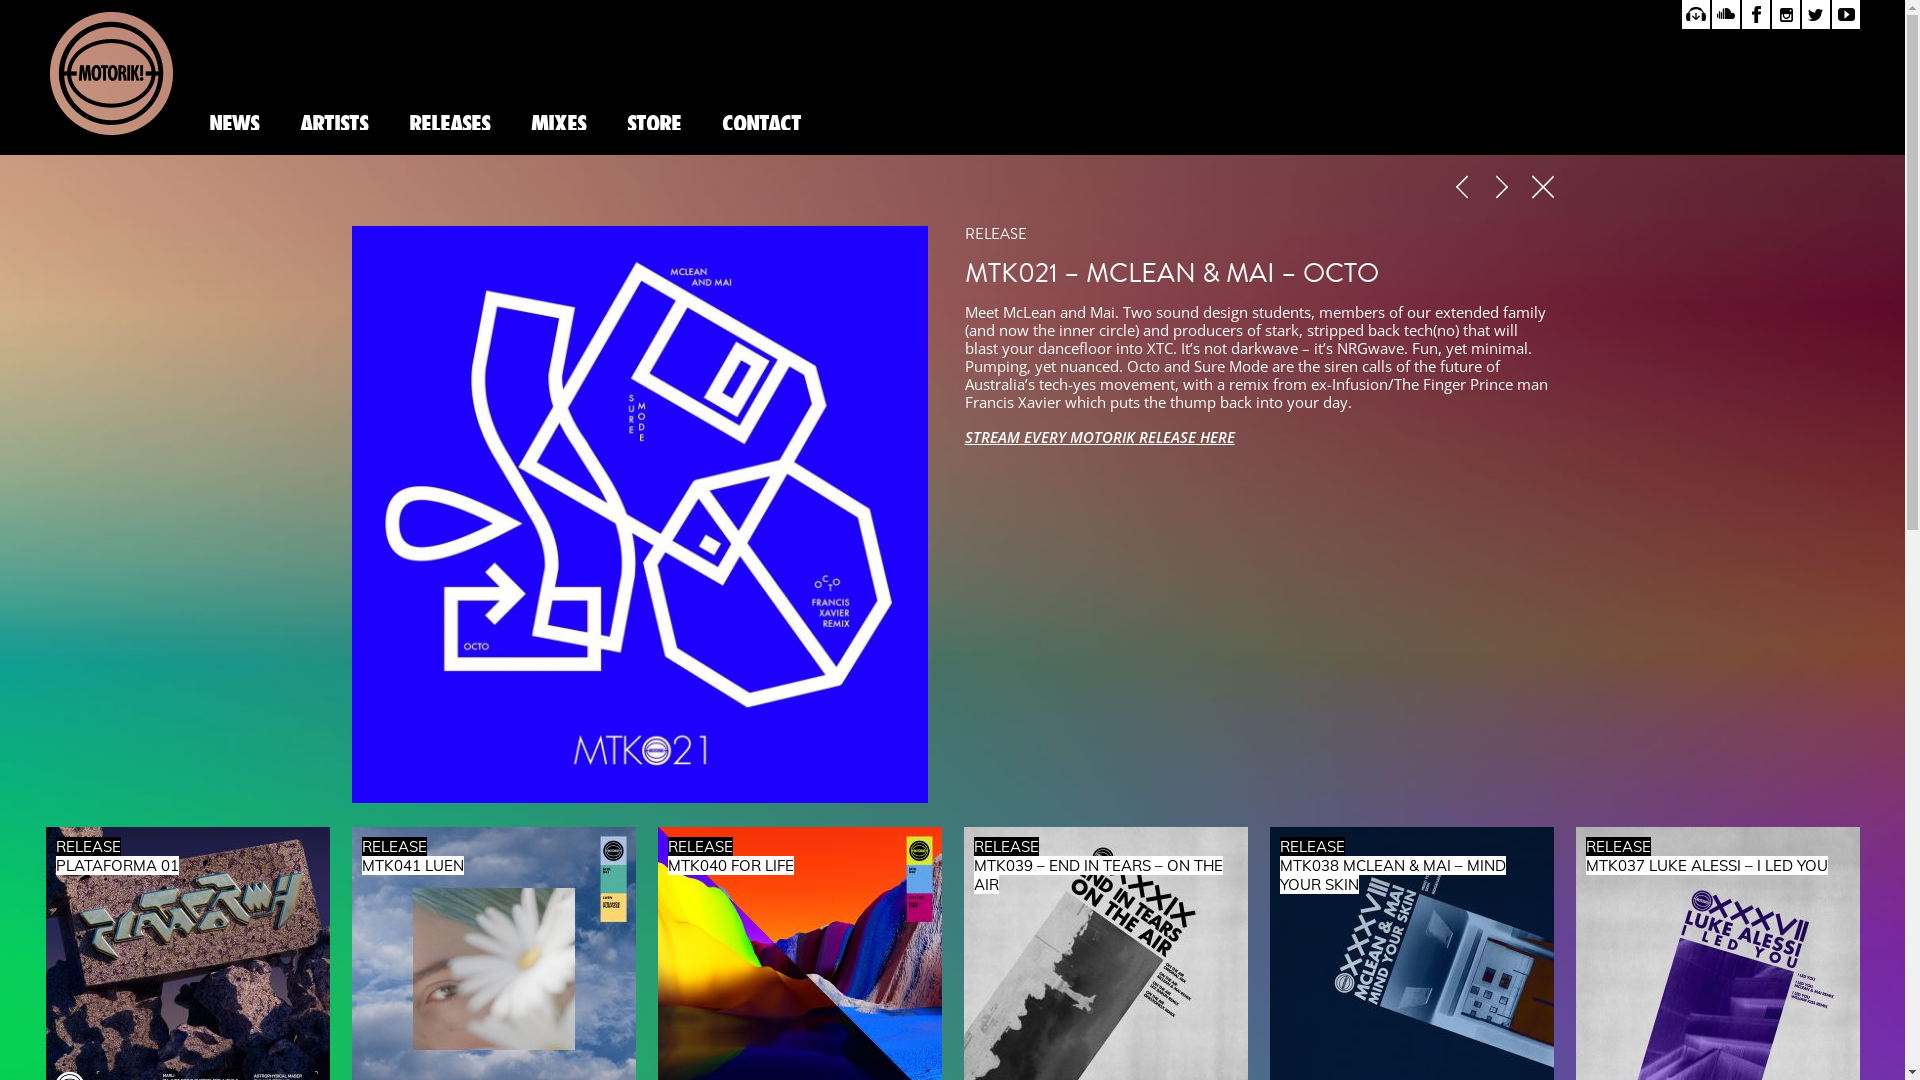  Describe the element at coordinates (700, 120) in the screenshot. I see `'CONTACT'` at that location.